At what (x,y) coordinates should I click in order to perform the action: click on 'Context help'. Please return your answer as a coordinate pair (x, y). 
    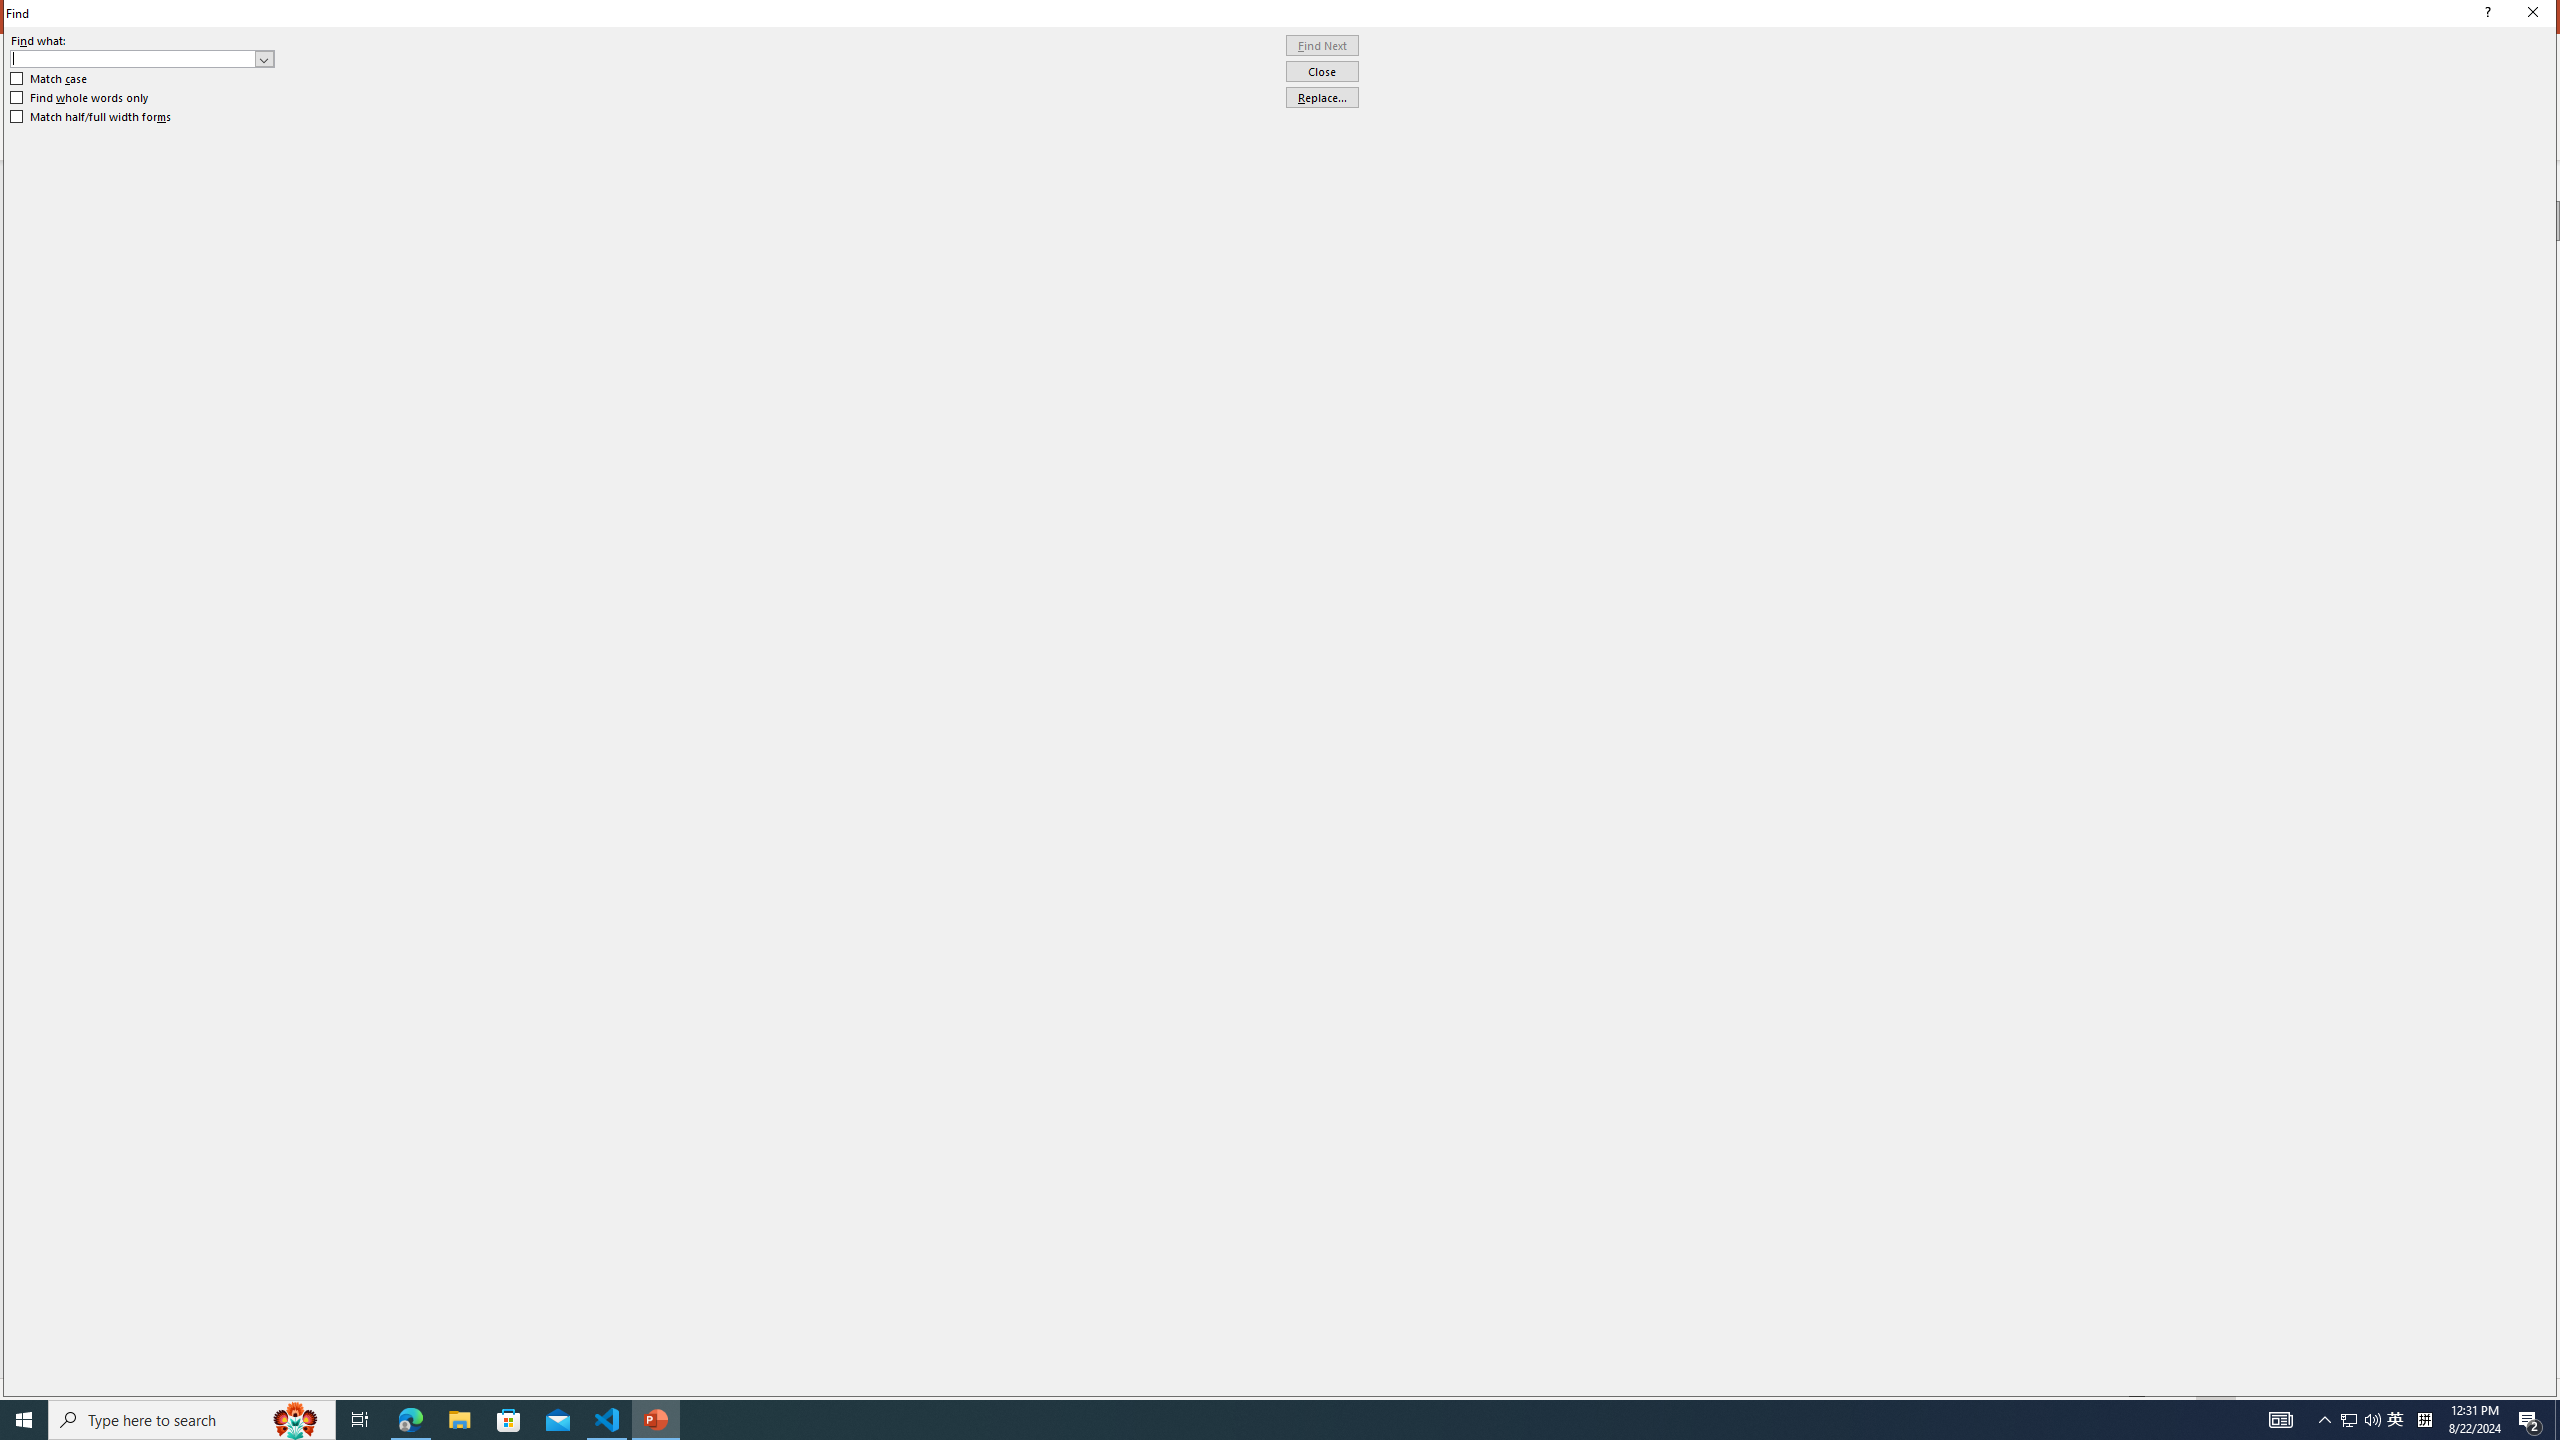
    Looking at the image, I should click on (2484, 15).